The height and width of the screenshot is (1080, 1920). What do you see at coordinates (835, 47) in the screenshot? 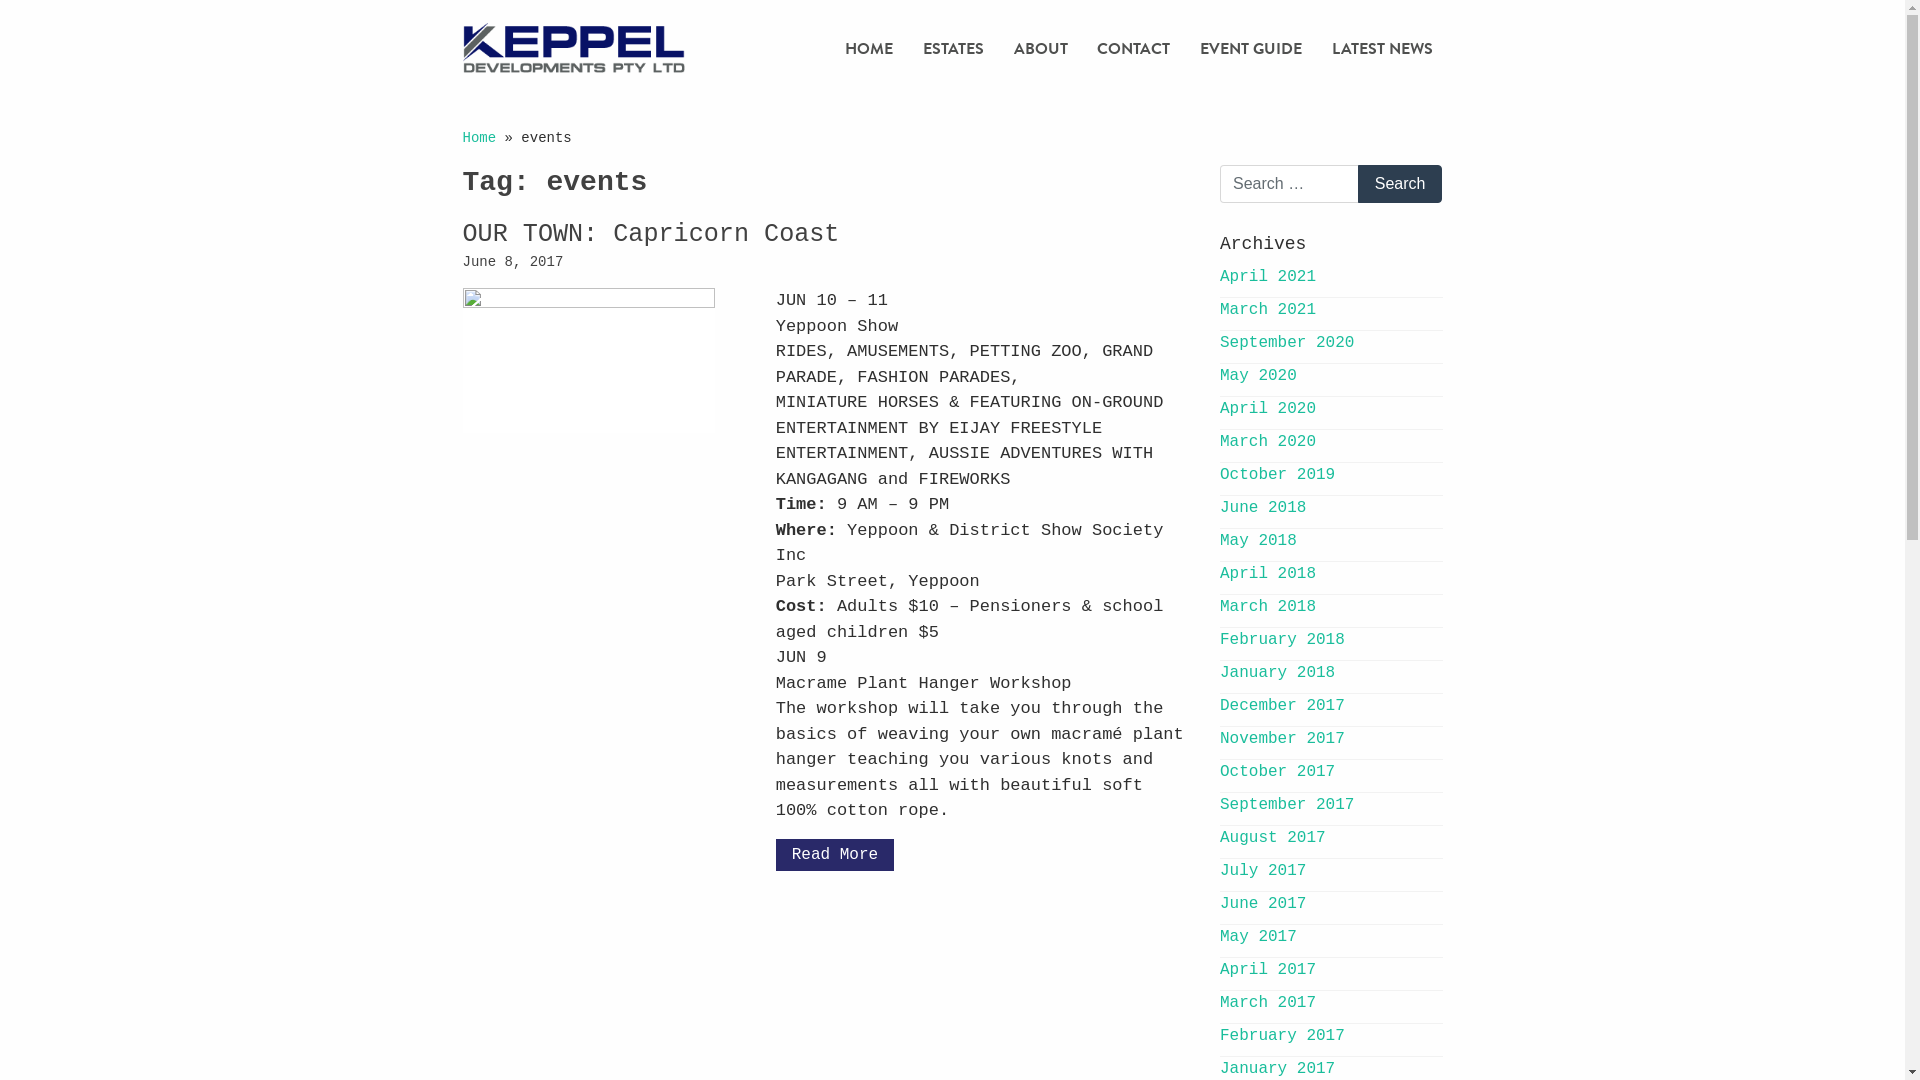
I see `'HOME'` at bounding box center [835, 47].